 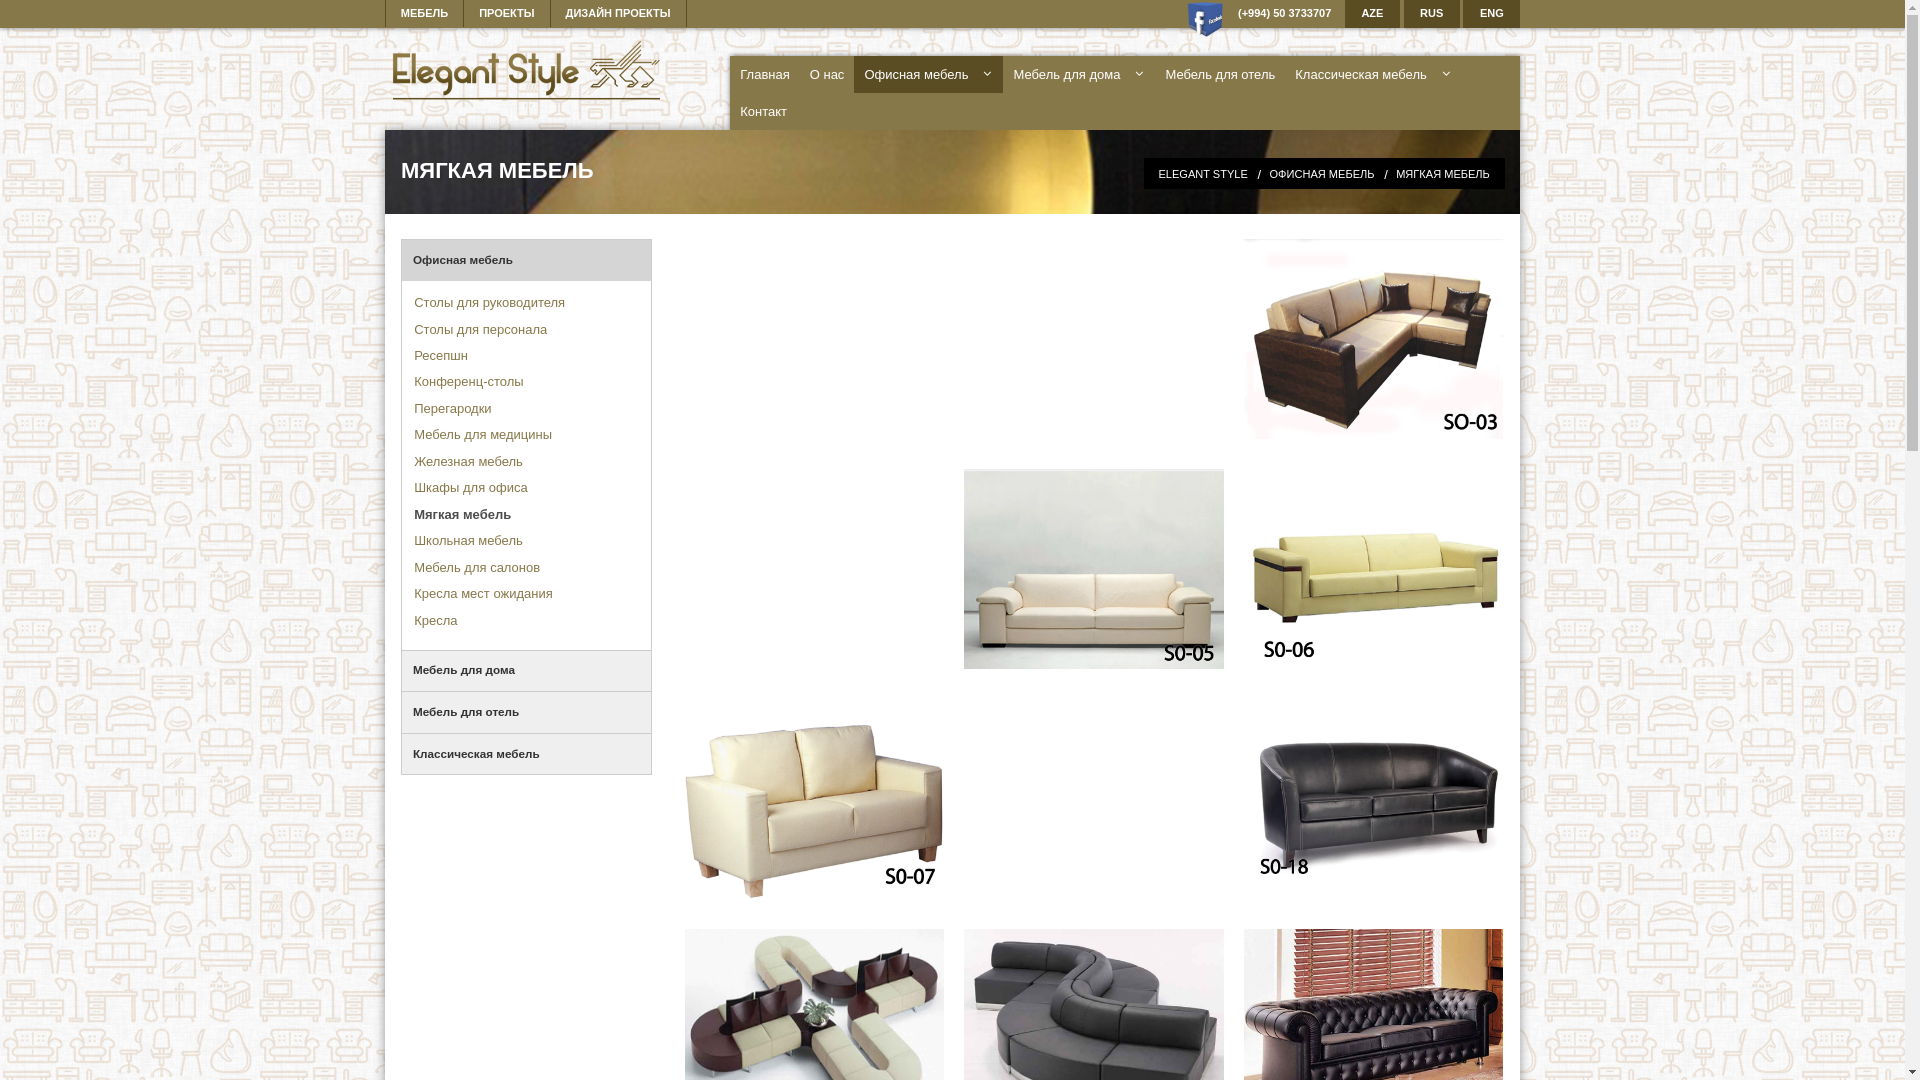 What do you see at coordinates (1201, 172) in the screenshot?
I see `'ELEGANT STYLE'` at bounding box center [1201, 172].